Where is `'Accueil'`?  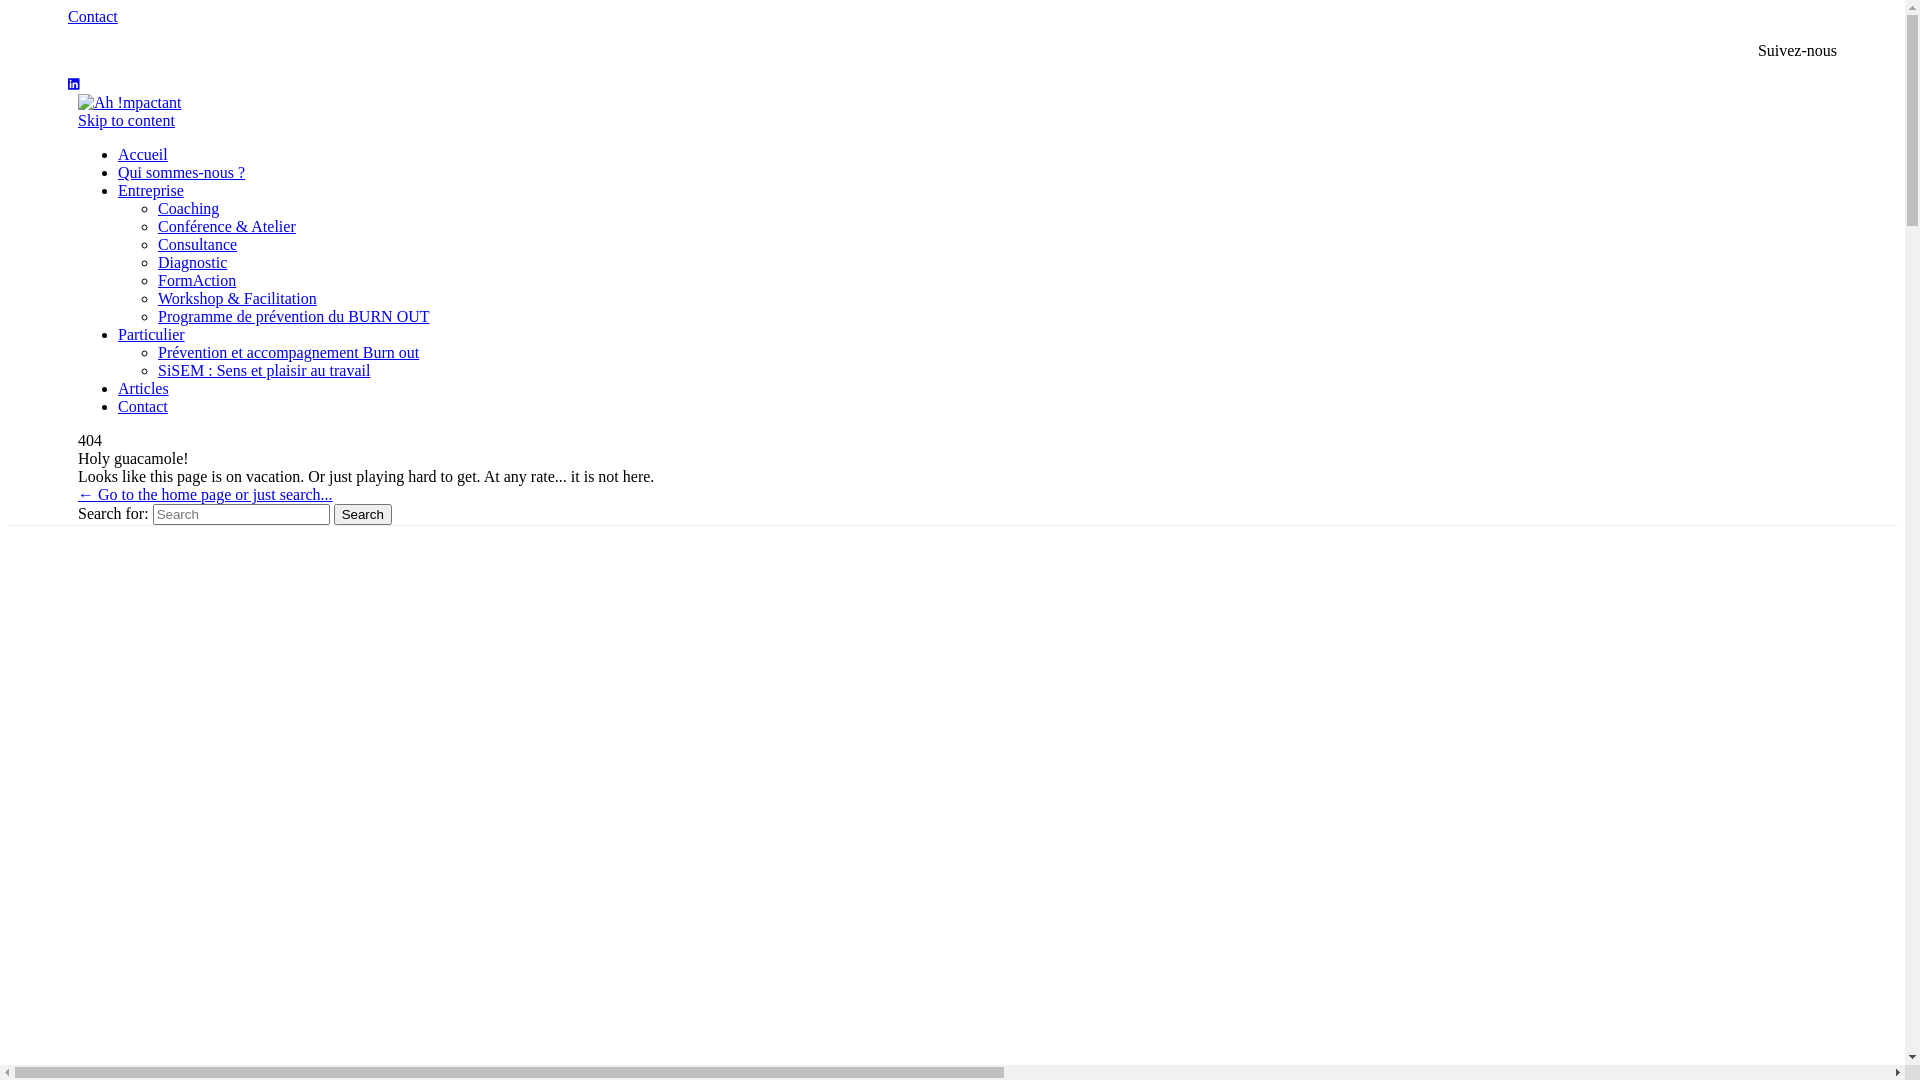 'Accueil' is located at coordinates (142, 153).